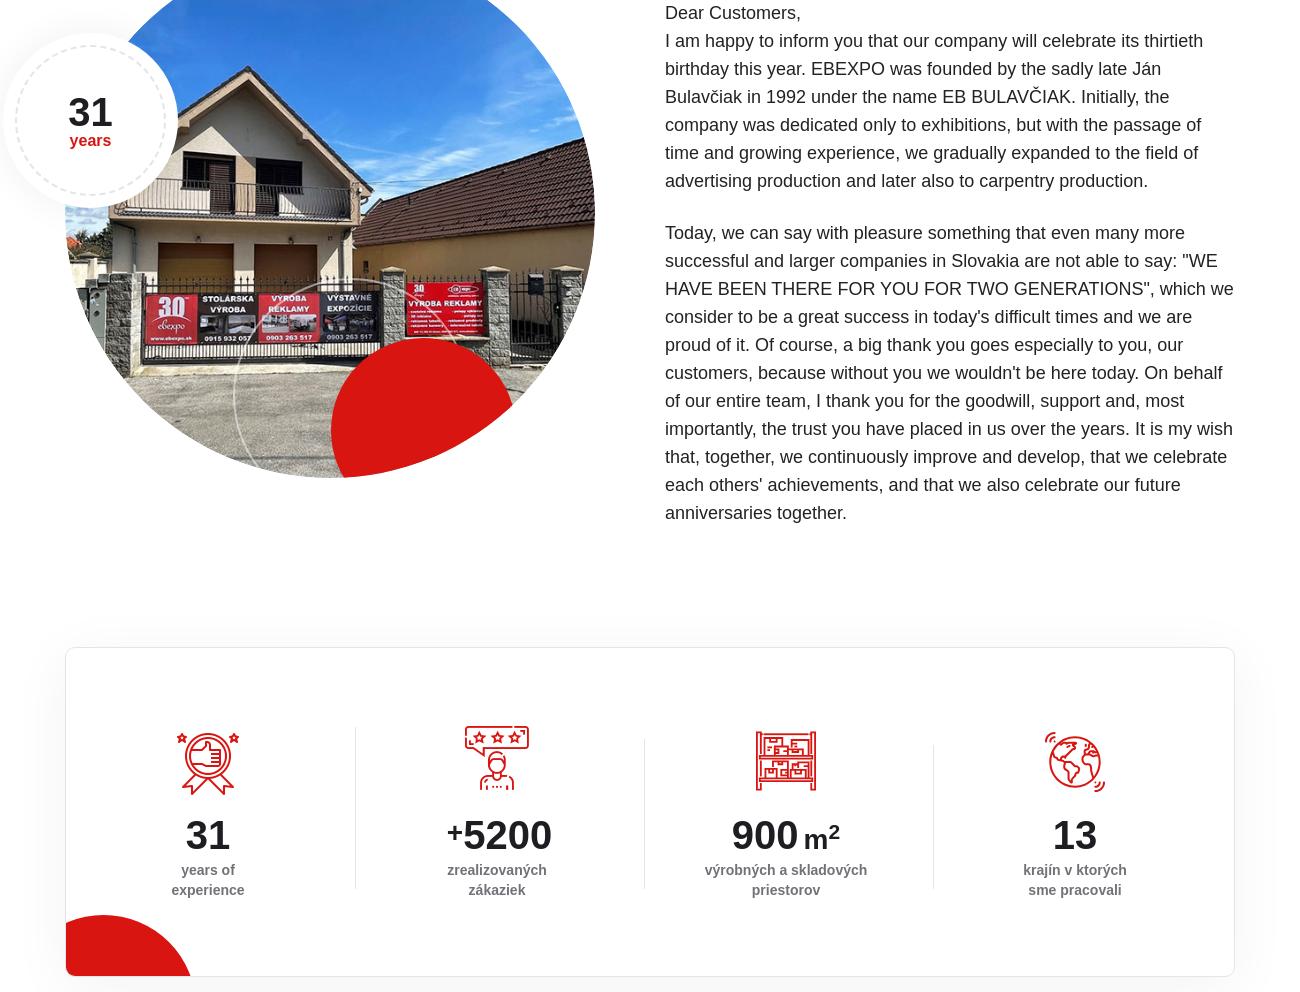  I want to click on 'Particle board', so click(913, 854).